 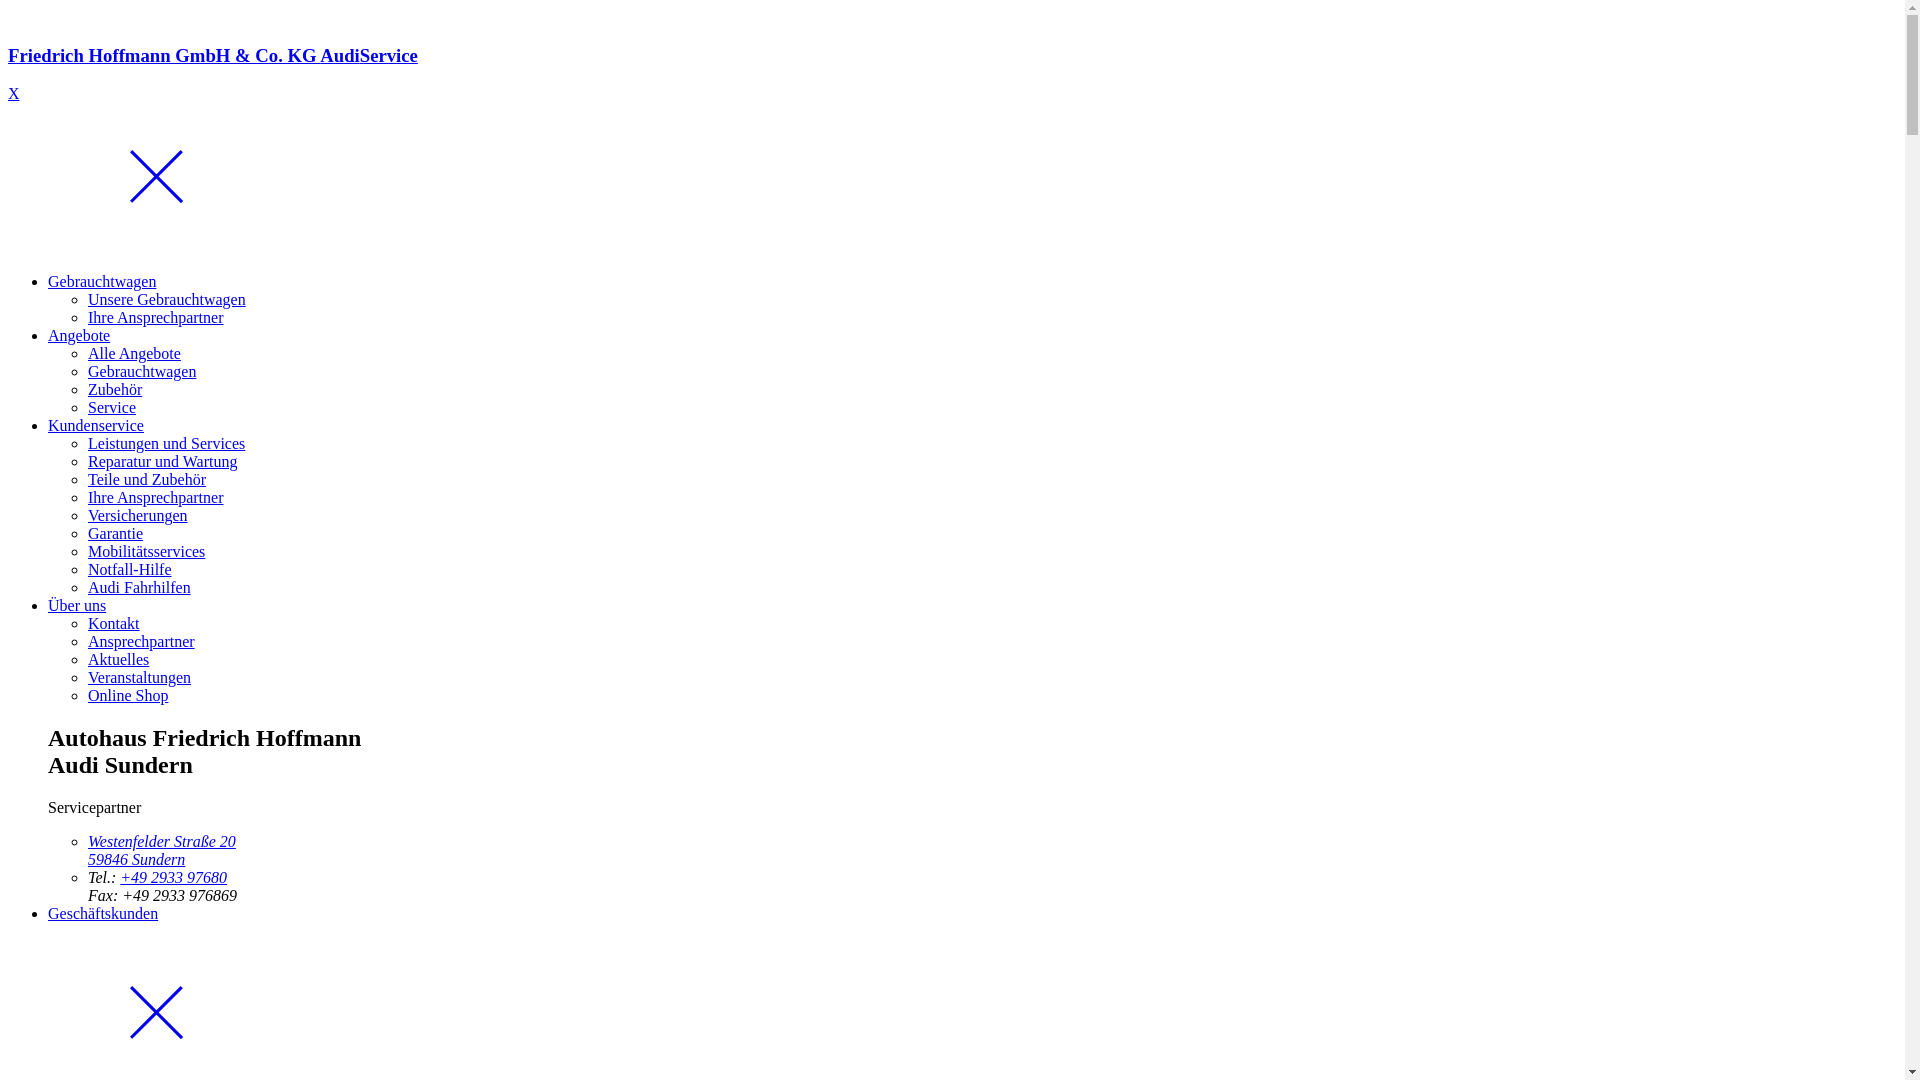 What do you see at coordinates (113, 622) in the screenshot?
I see `'Kontakt'` at bounding box center [113, 622].